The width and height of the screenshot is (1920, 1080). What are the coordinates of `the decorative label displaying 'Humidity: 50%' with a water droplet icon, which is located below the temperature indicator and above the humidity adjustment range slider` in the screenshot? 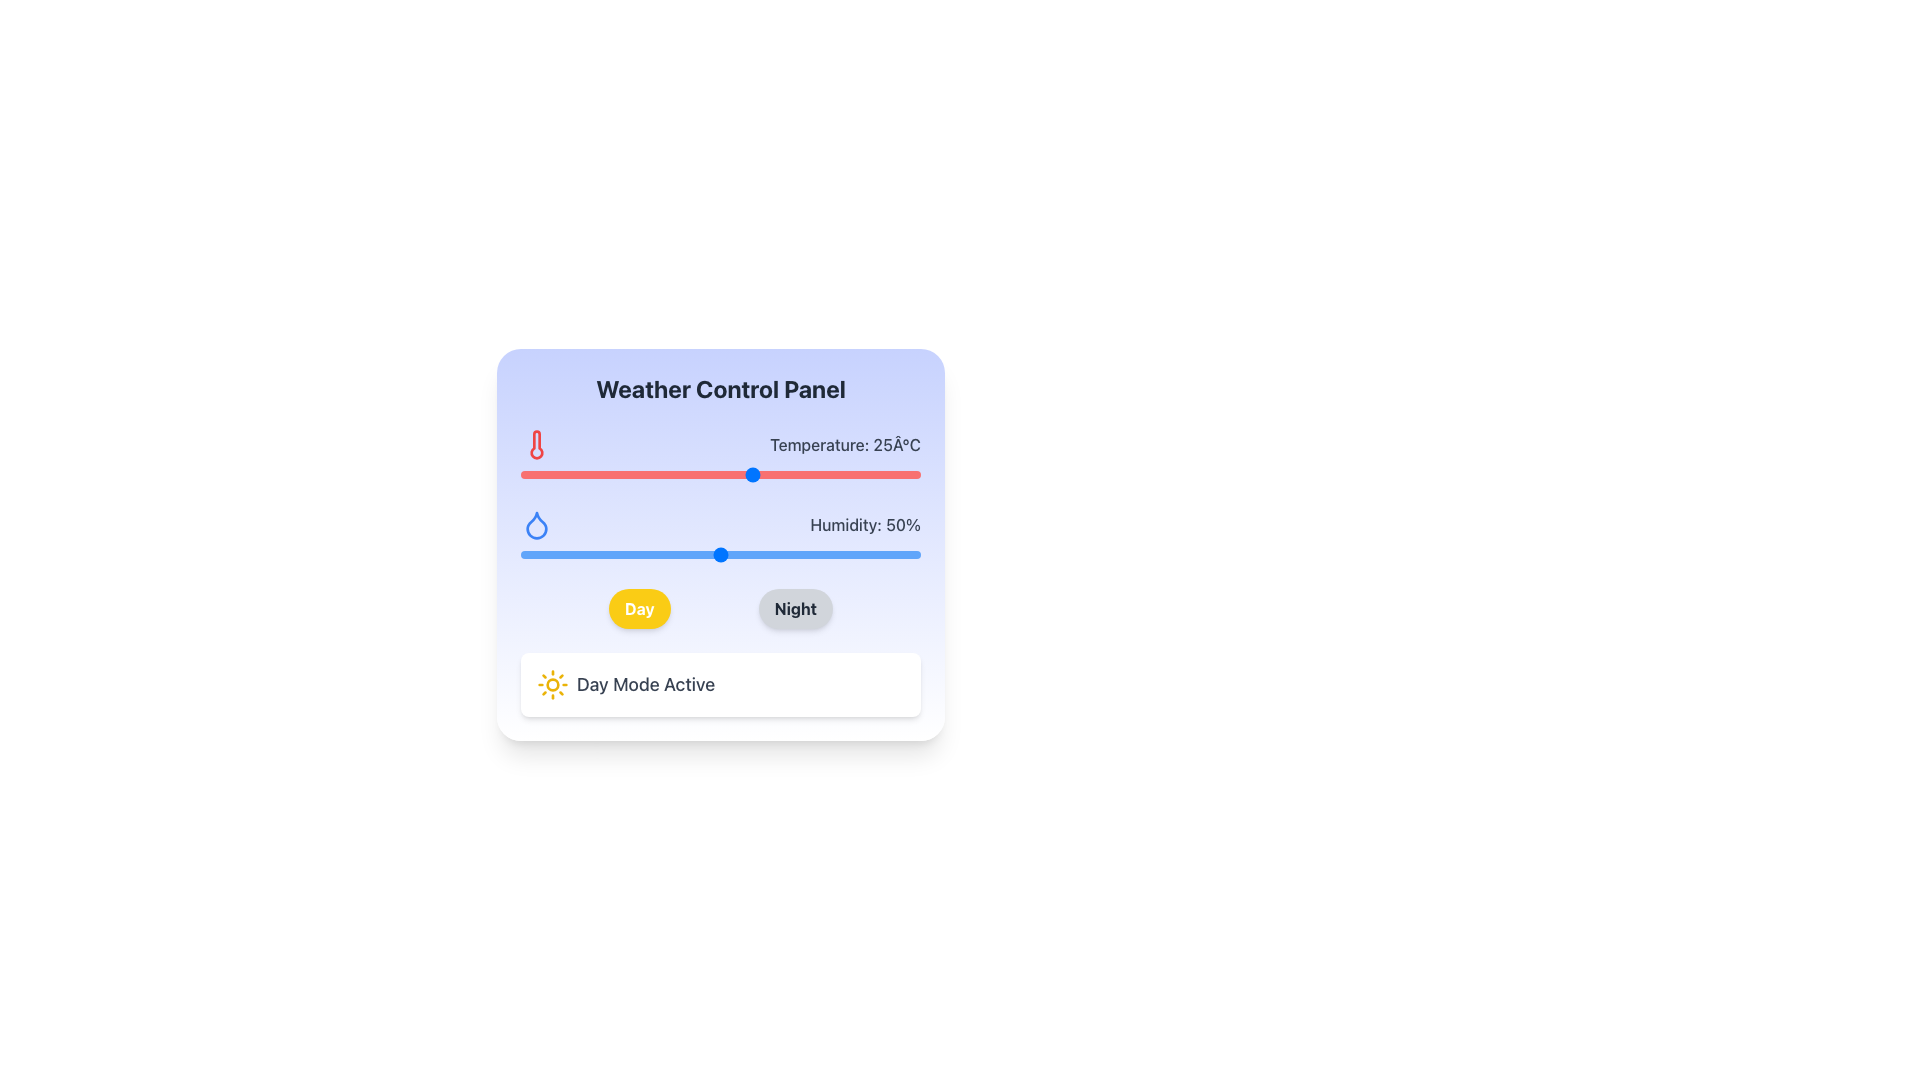 It's located at (720, 523).